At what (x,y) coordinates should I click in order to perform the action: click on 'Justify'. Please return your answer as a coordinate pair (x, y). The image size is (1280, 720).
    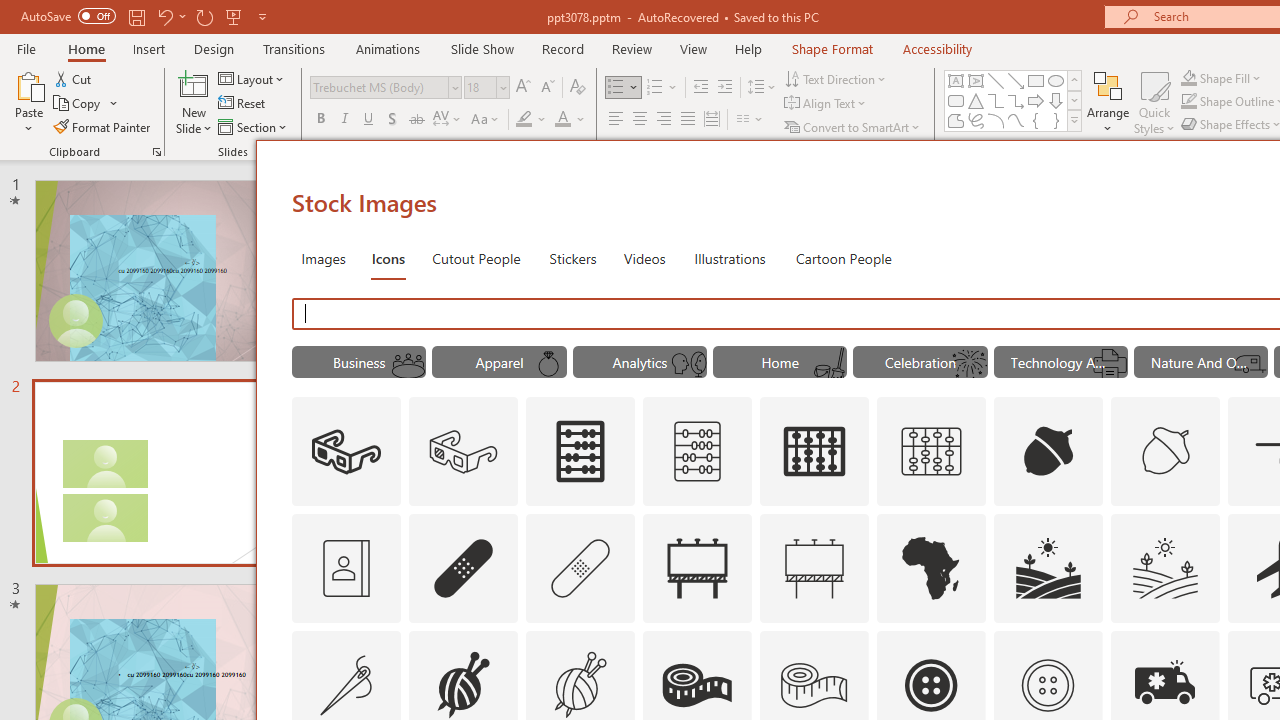
    Looking at the image, I should click on (688, 119).